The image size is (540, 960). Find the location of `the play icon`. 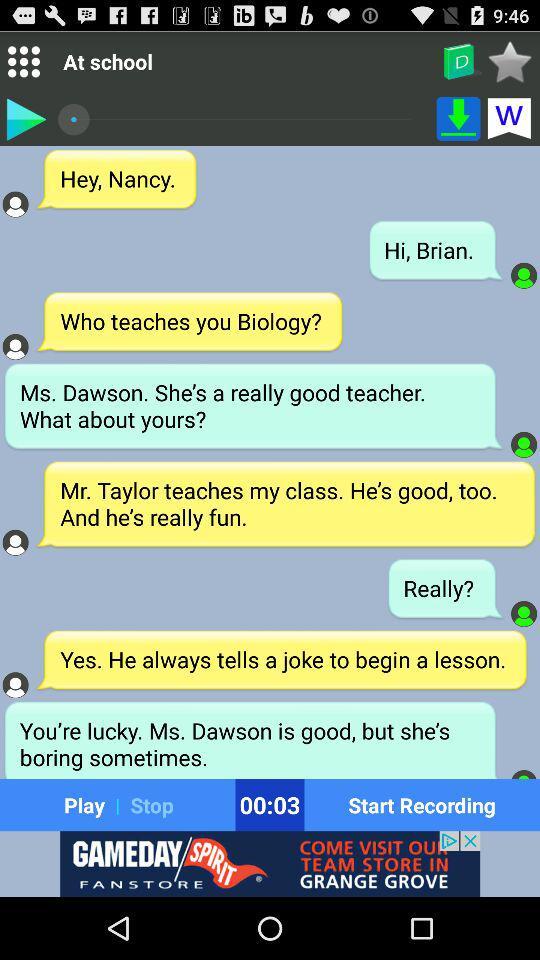

the play icon is located at coordinates (24, 126).